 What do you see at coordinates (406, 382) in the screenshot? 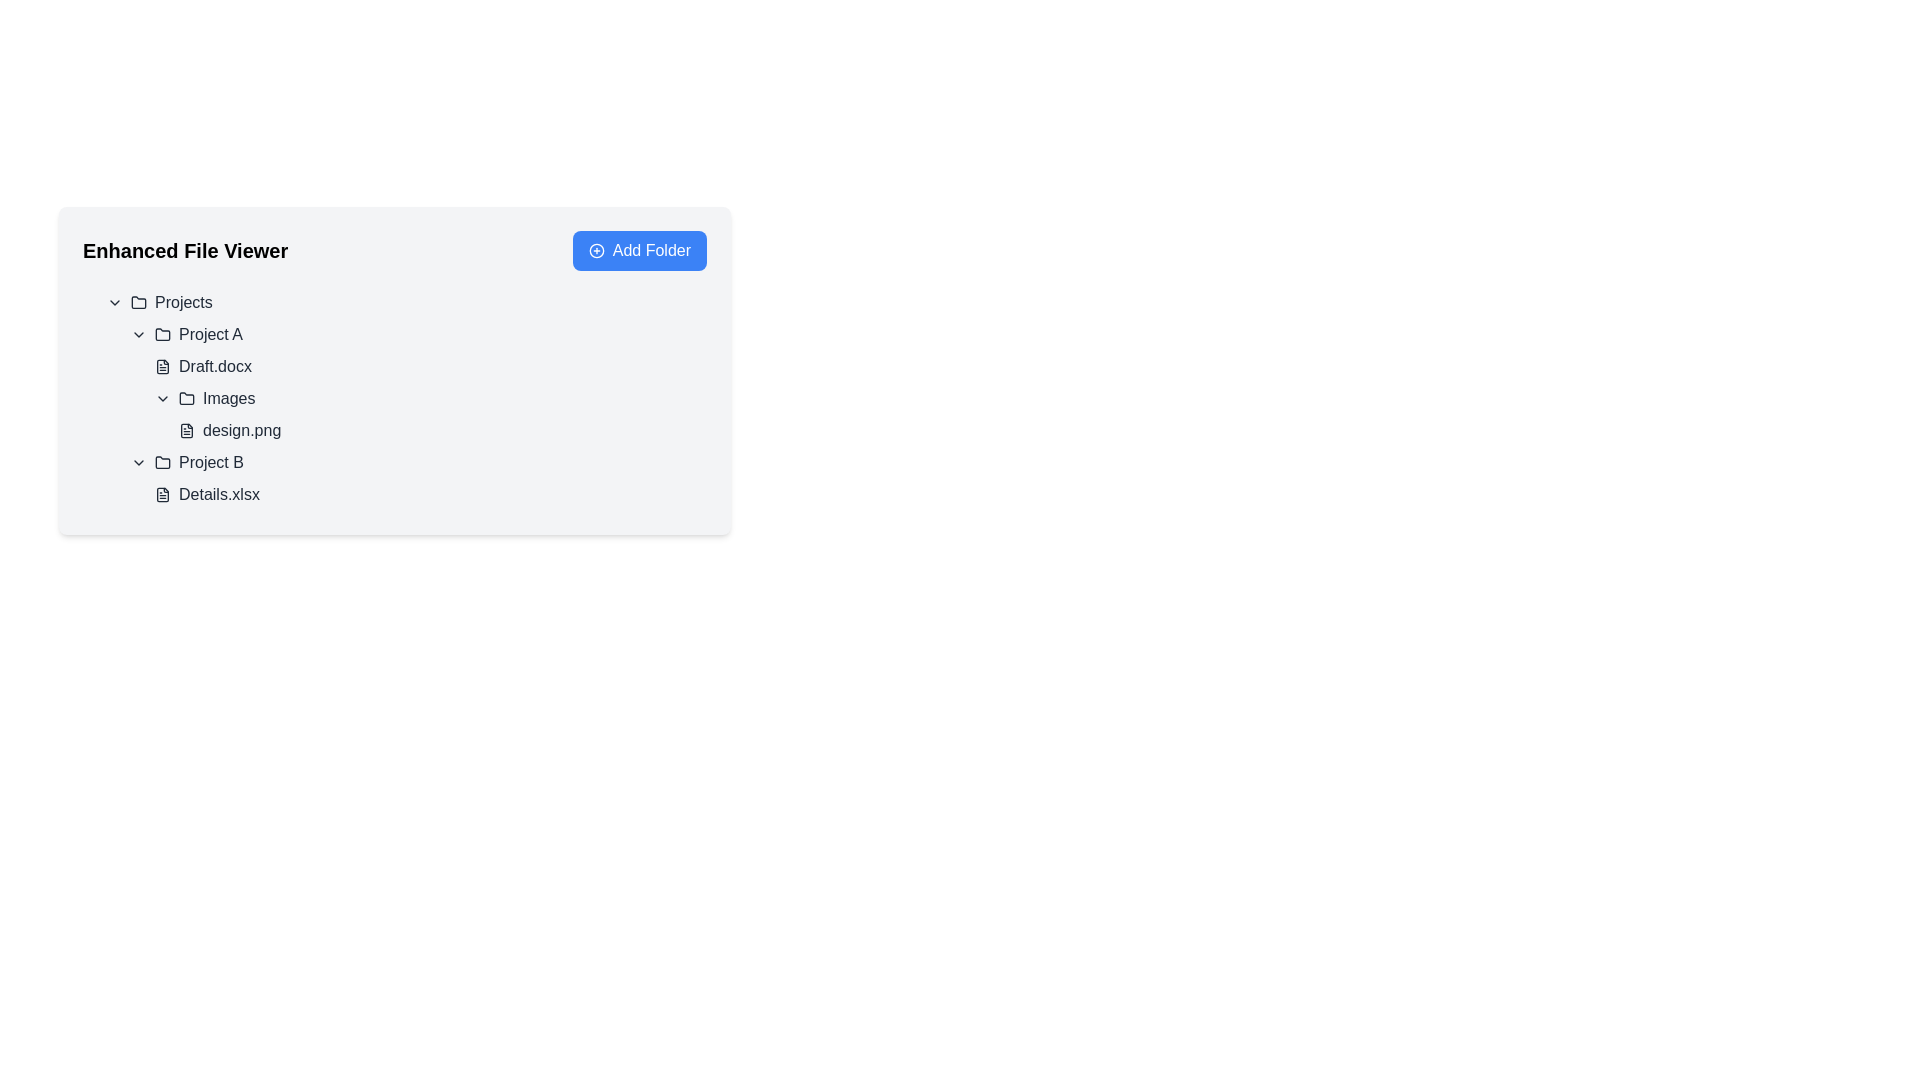
I see `the File or folder entry labeled 'Draft.docxImagesdesign.png' in the hierarchical file viewer` at bounding box center [406, 382].